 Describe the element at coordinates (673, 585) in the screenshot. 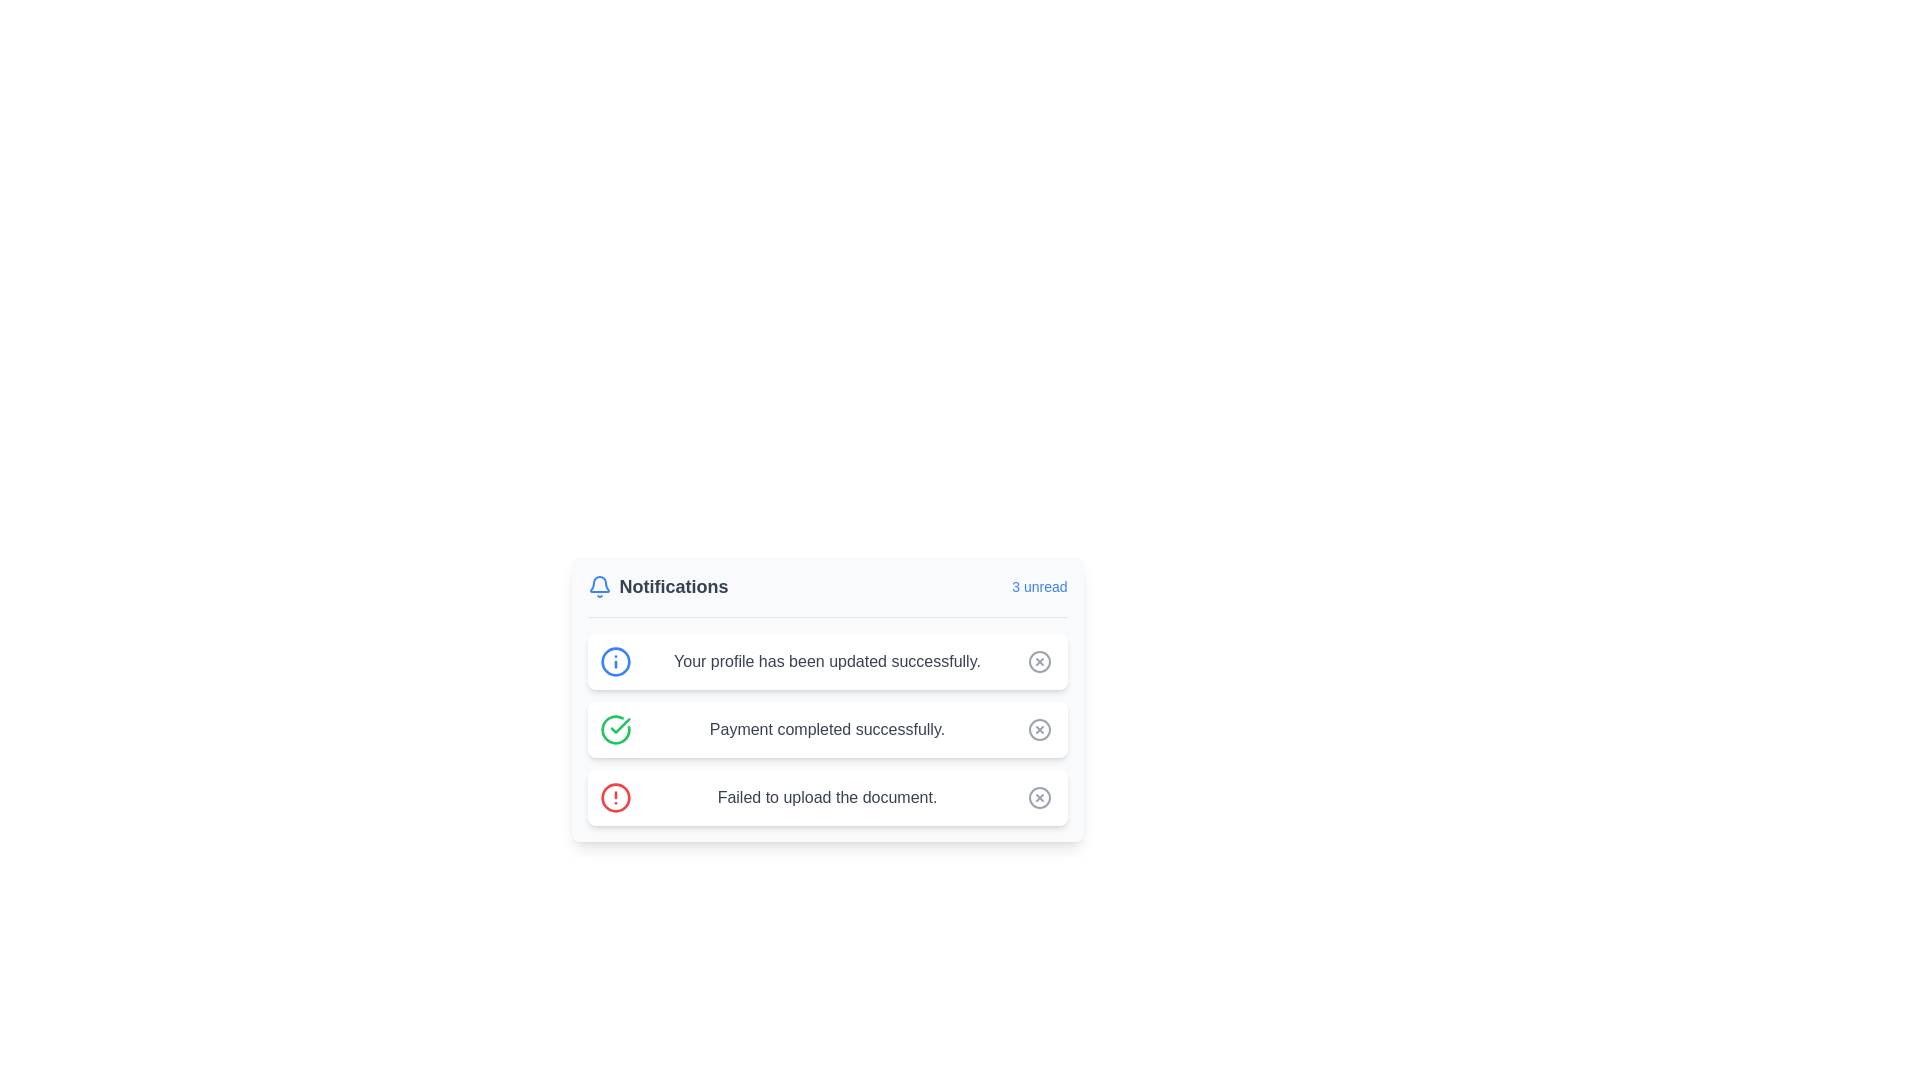

I see `the static text element that serves as a header for the notification section, located near the top left of the module, horizontally aligned with the icon` at that location.